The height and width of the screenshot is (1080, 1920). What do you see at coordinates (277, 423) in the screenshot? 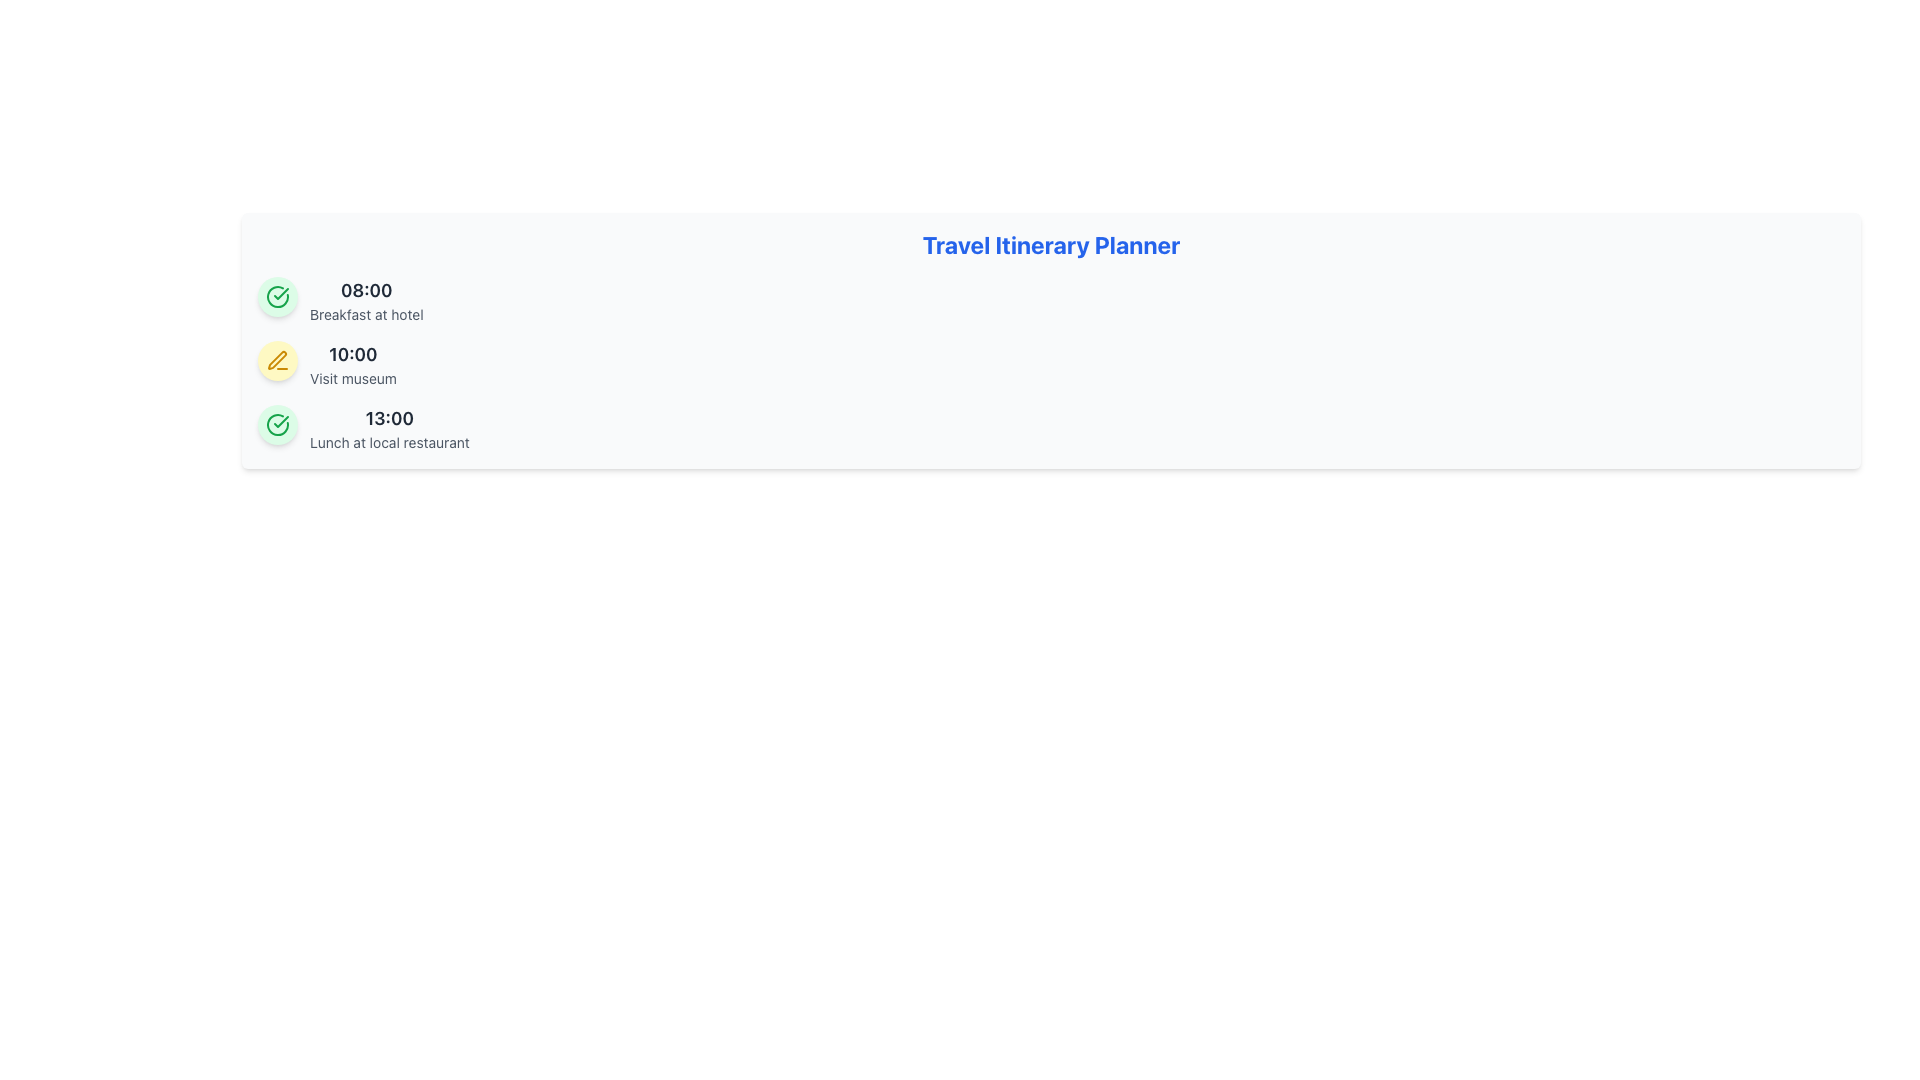
I see `the circular icon with a green background and checkmark symbol, located to the left of the text entry '13:00 Lunch at local restaurant' within the third row of scheduled items` at bounding box center [277, 423].